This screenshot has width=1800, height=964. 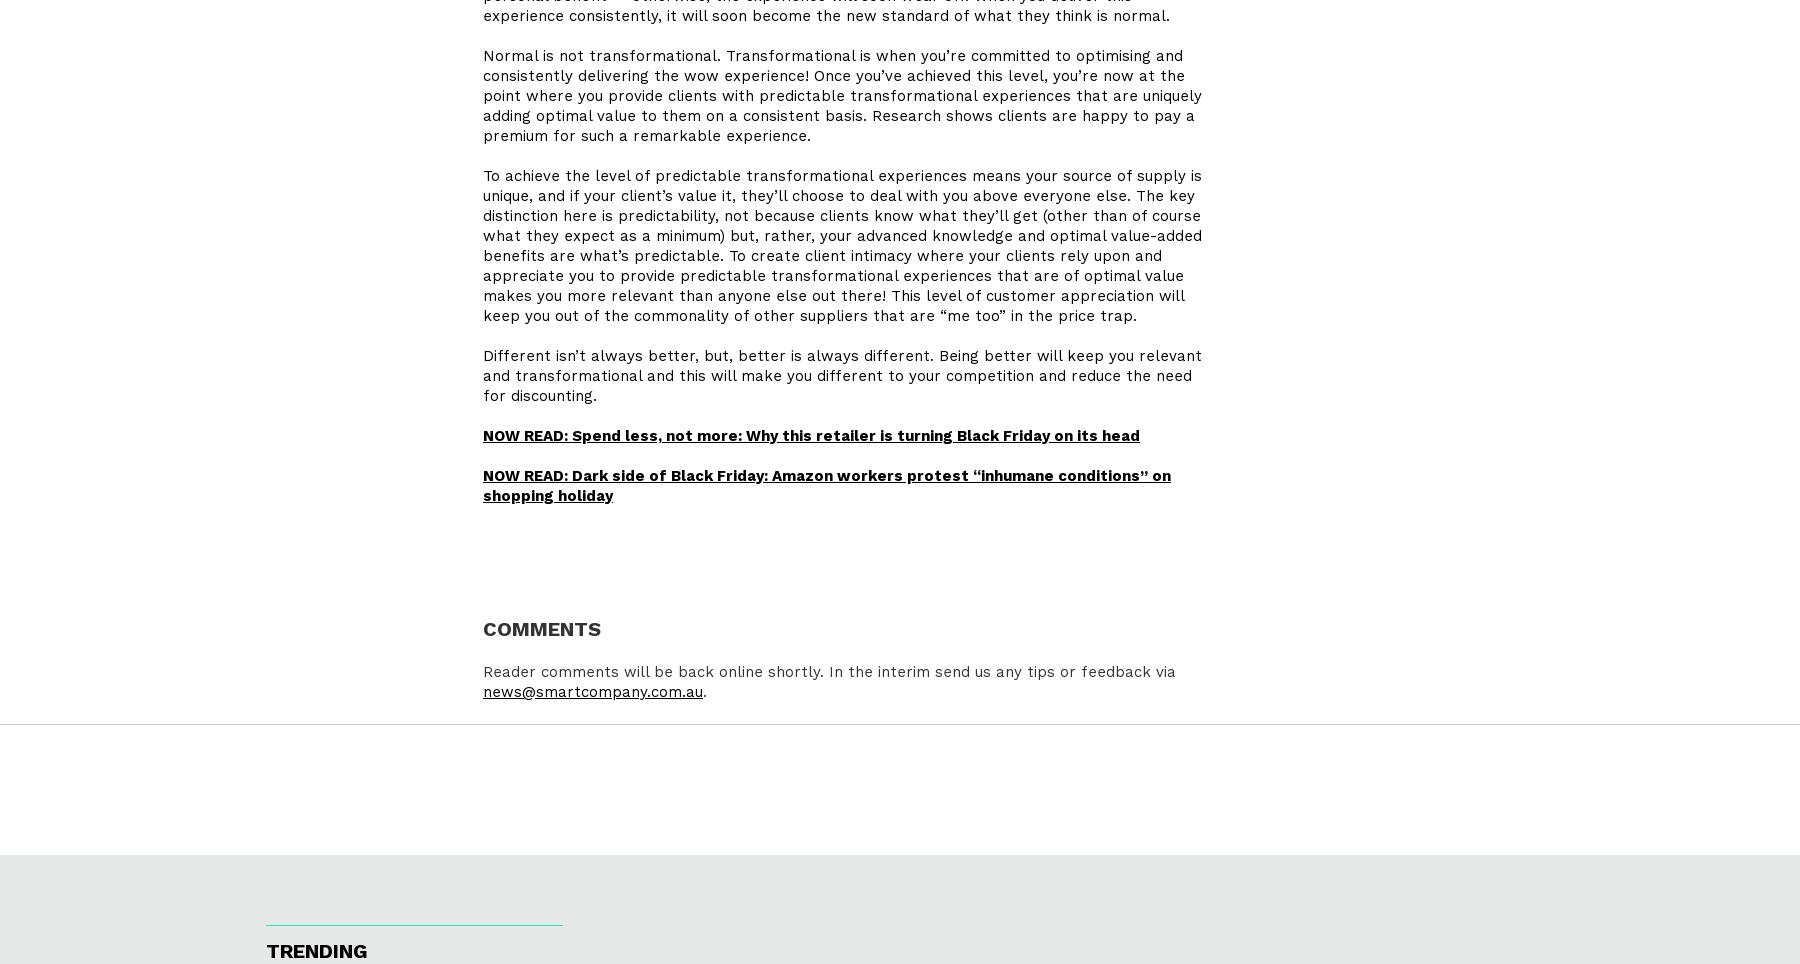 I want to click on 'Trending', so click(x=315, y=952).